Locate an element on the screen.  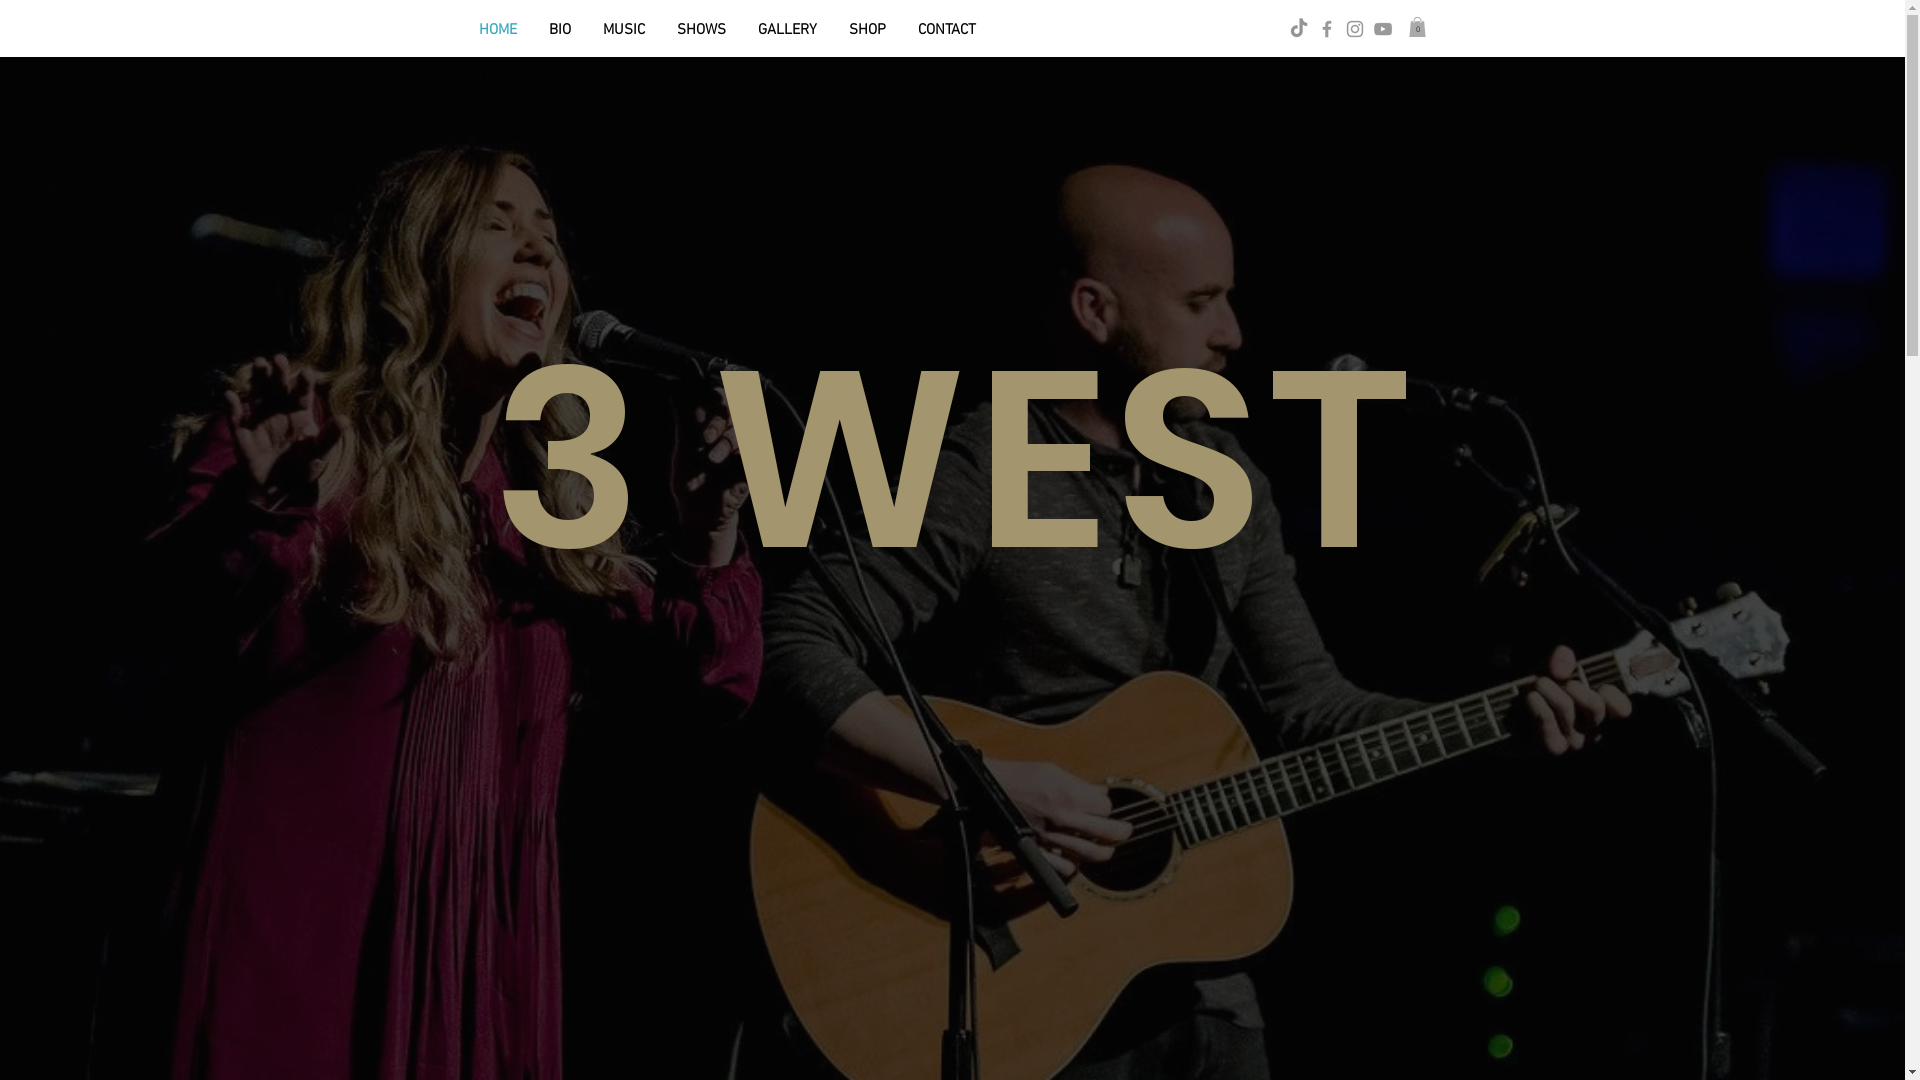
'SHOWS' is located at coordinates (700, 30).